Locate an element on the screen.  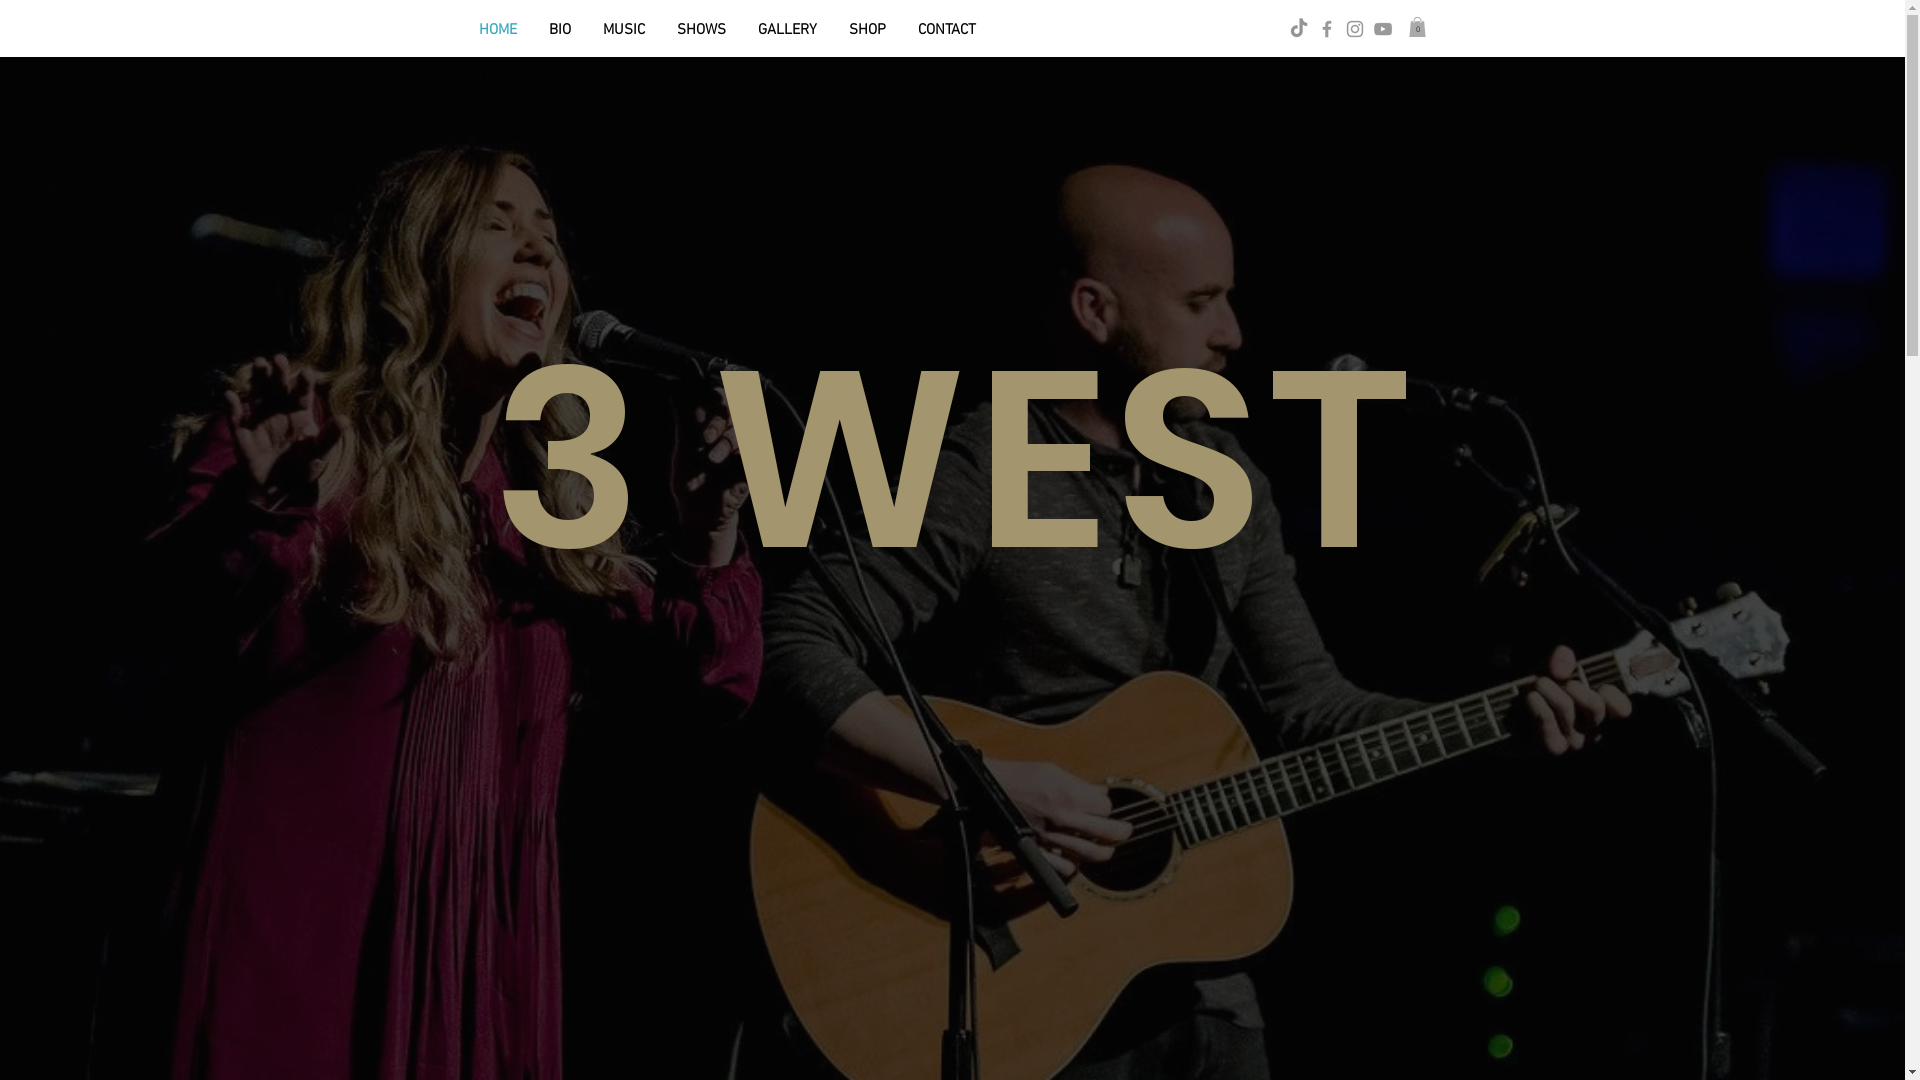
'SHOWS' is located at coordinates (700, 30).